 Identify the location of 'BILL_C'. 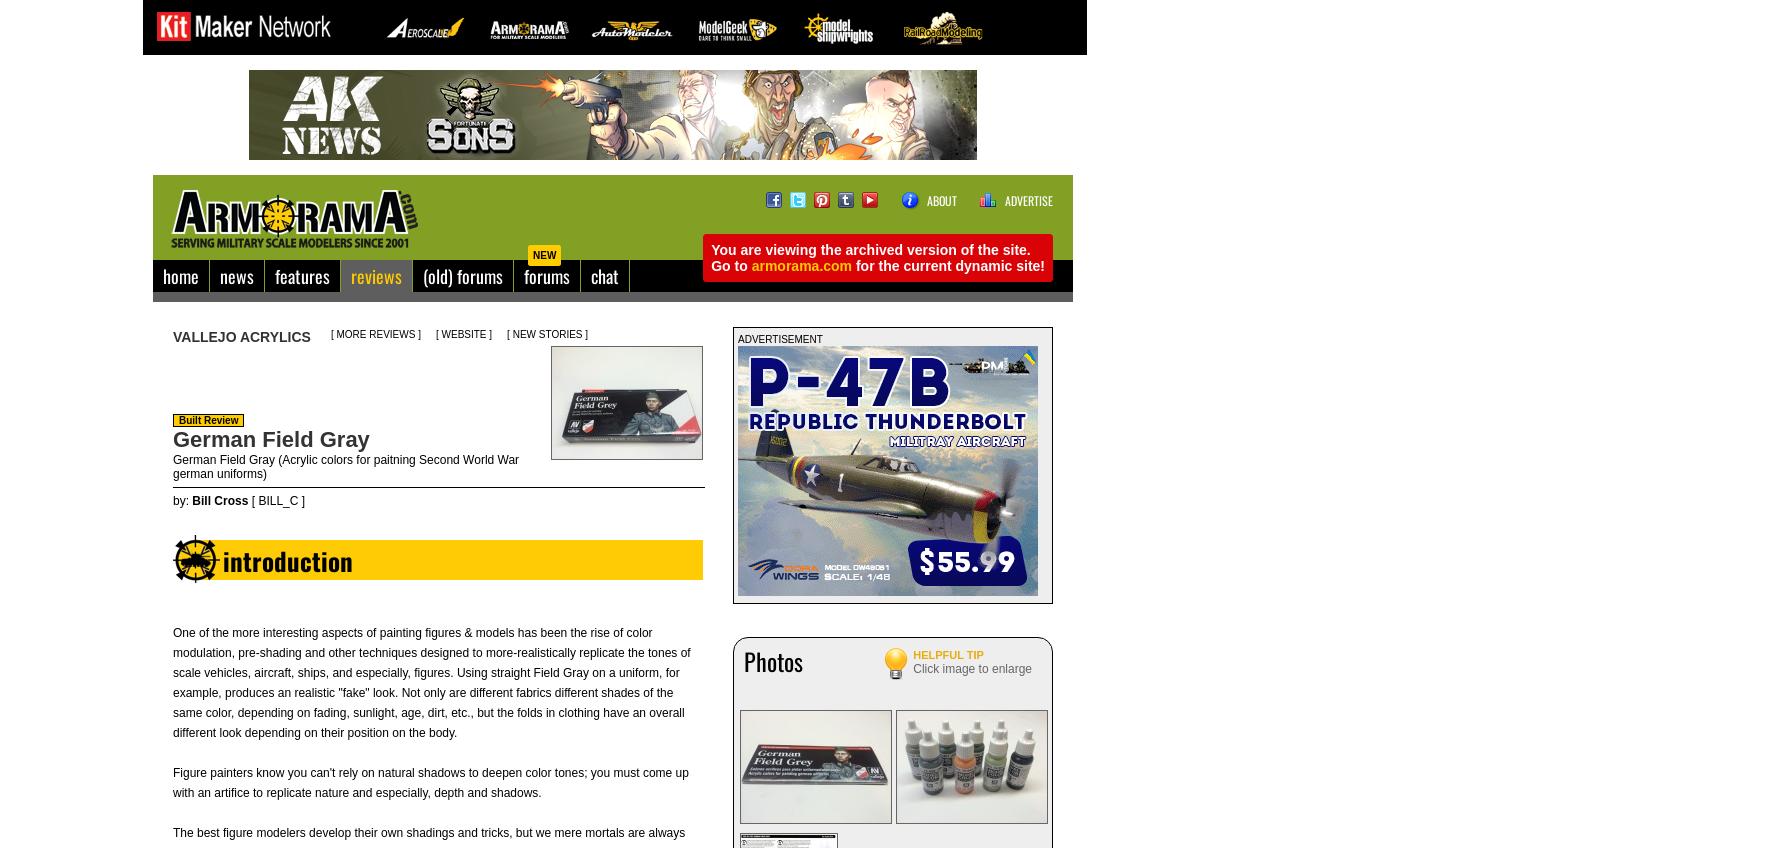
(277, 500).